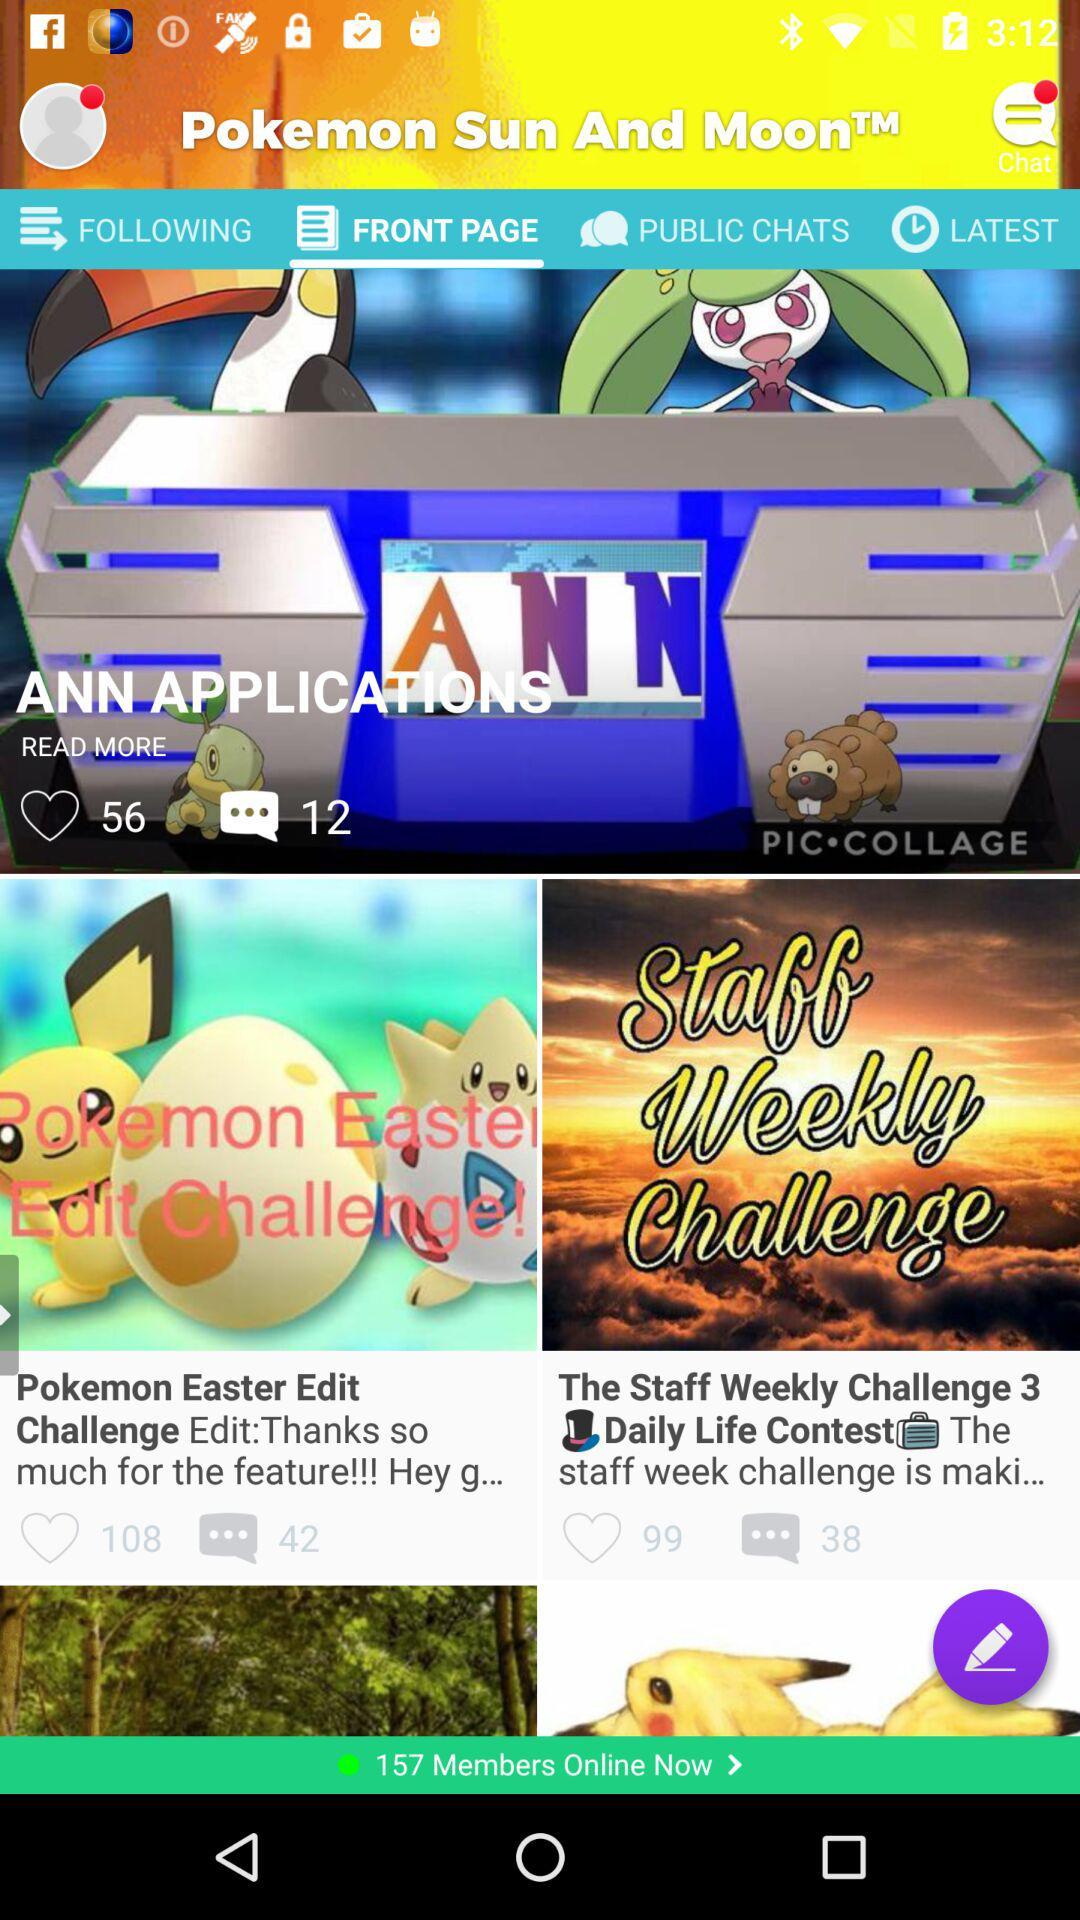  Describe the element at coordinates (990, 1646) in the screenshot. I see `edit` at that location.